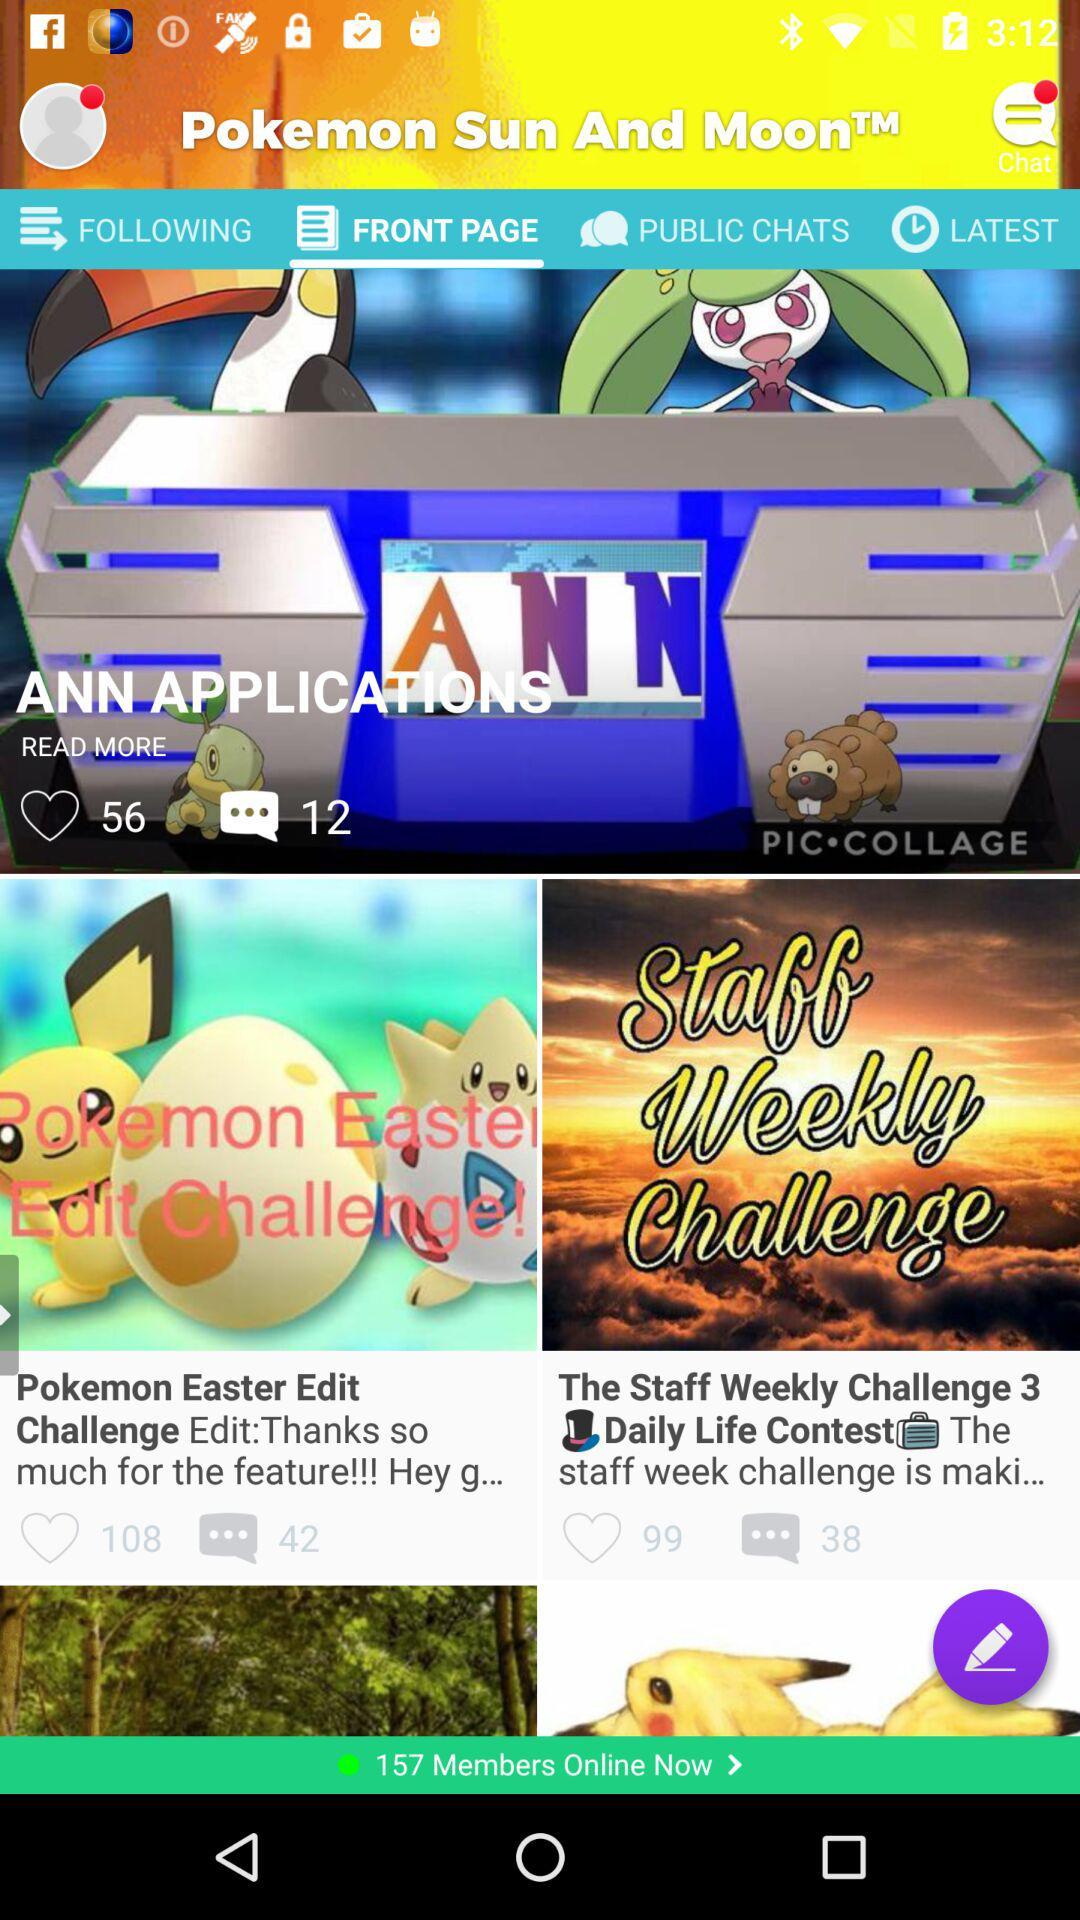  Describe the element at coordinates (990, 1646) in the screenshot. I see `edit` at that location.